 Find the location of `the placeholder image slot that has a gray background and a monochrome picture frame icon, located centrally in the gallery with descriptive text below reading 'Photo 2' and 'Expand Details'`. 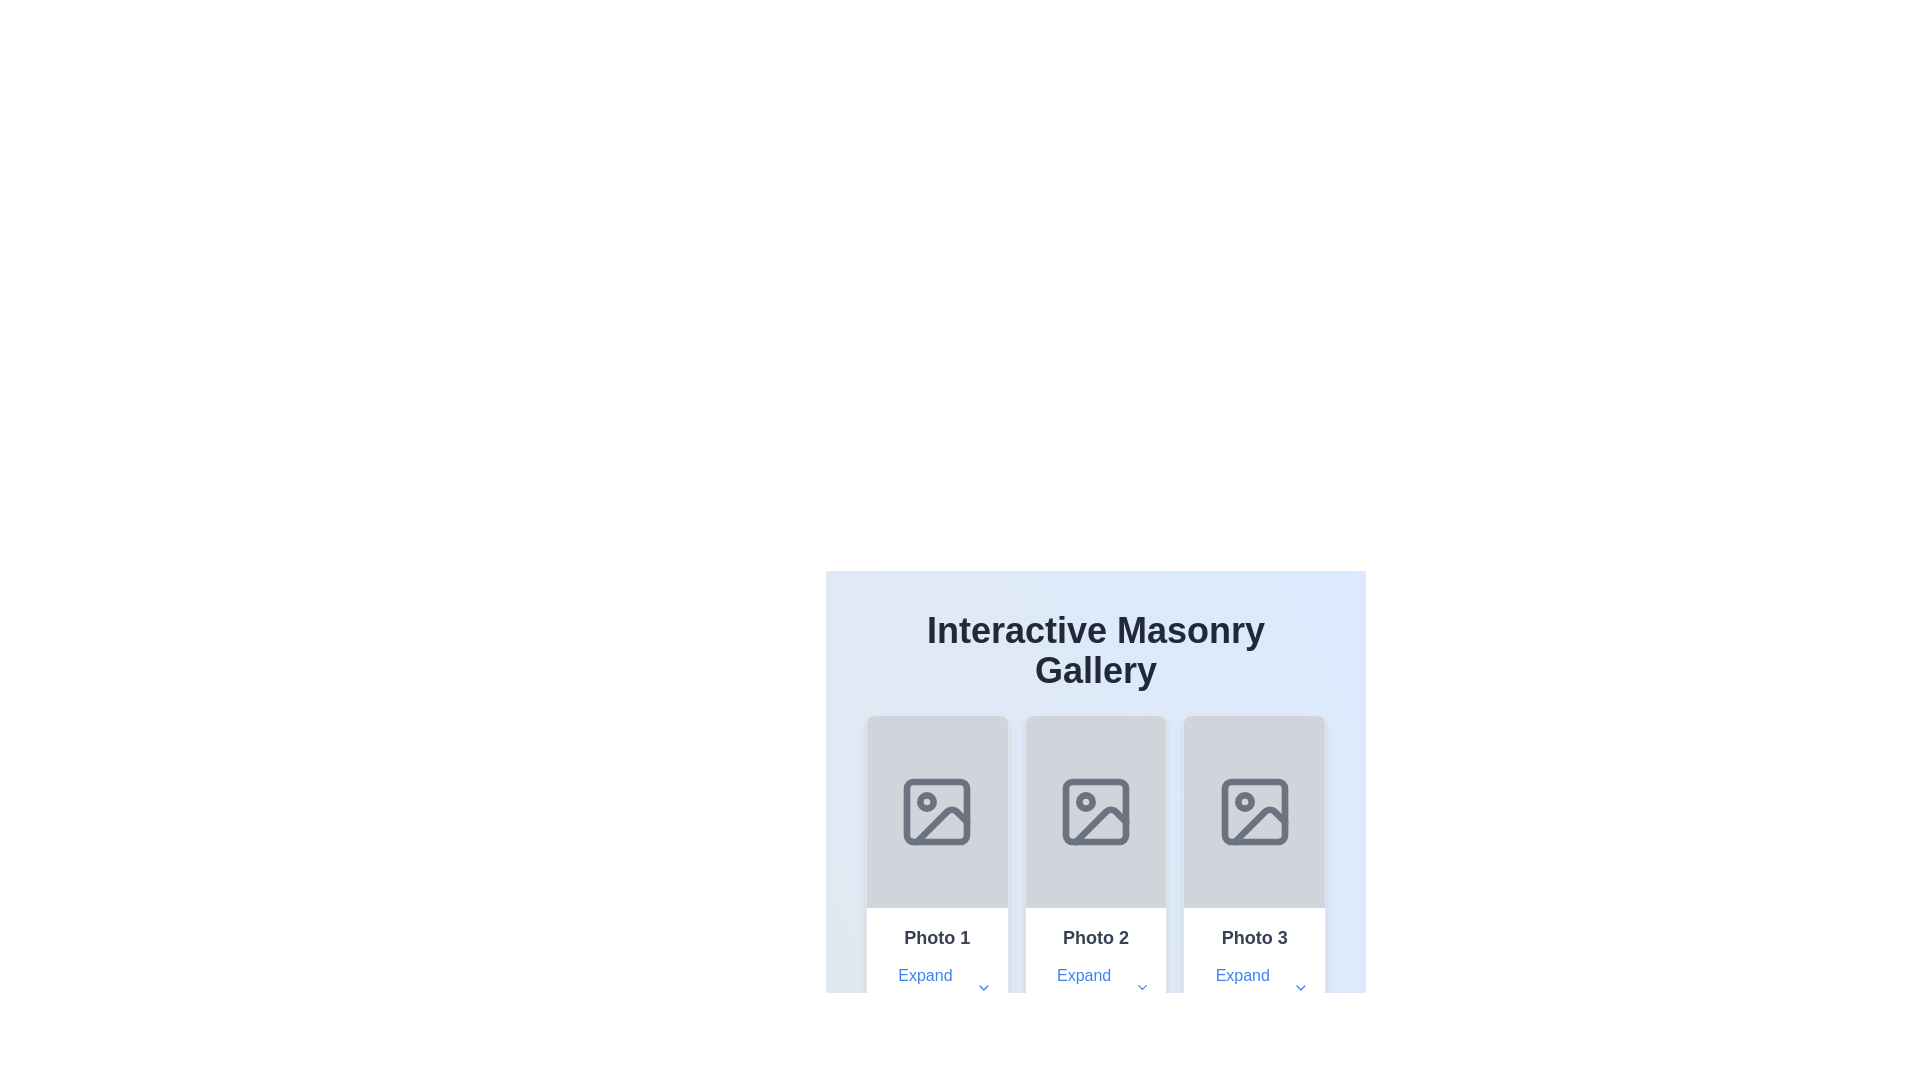

the placeholder image slot that has a gray background and a monochrome picture frame icon, located centrally in the gallery with descriptive text below reading 'Photo 2' and 'Expand Details' is located at coordinates (1094, 812).